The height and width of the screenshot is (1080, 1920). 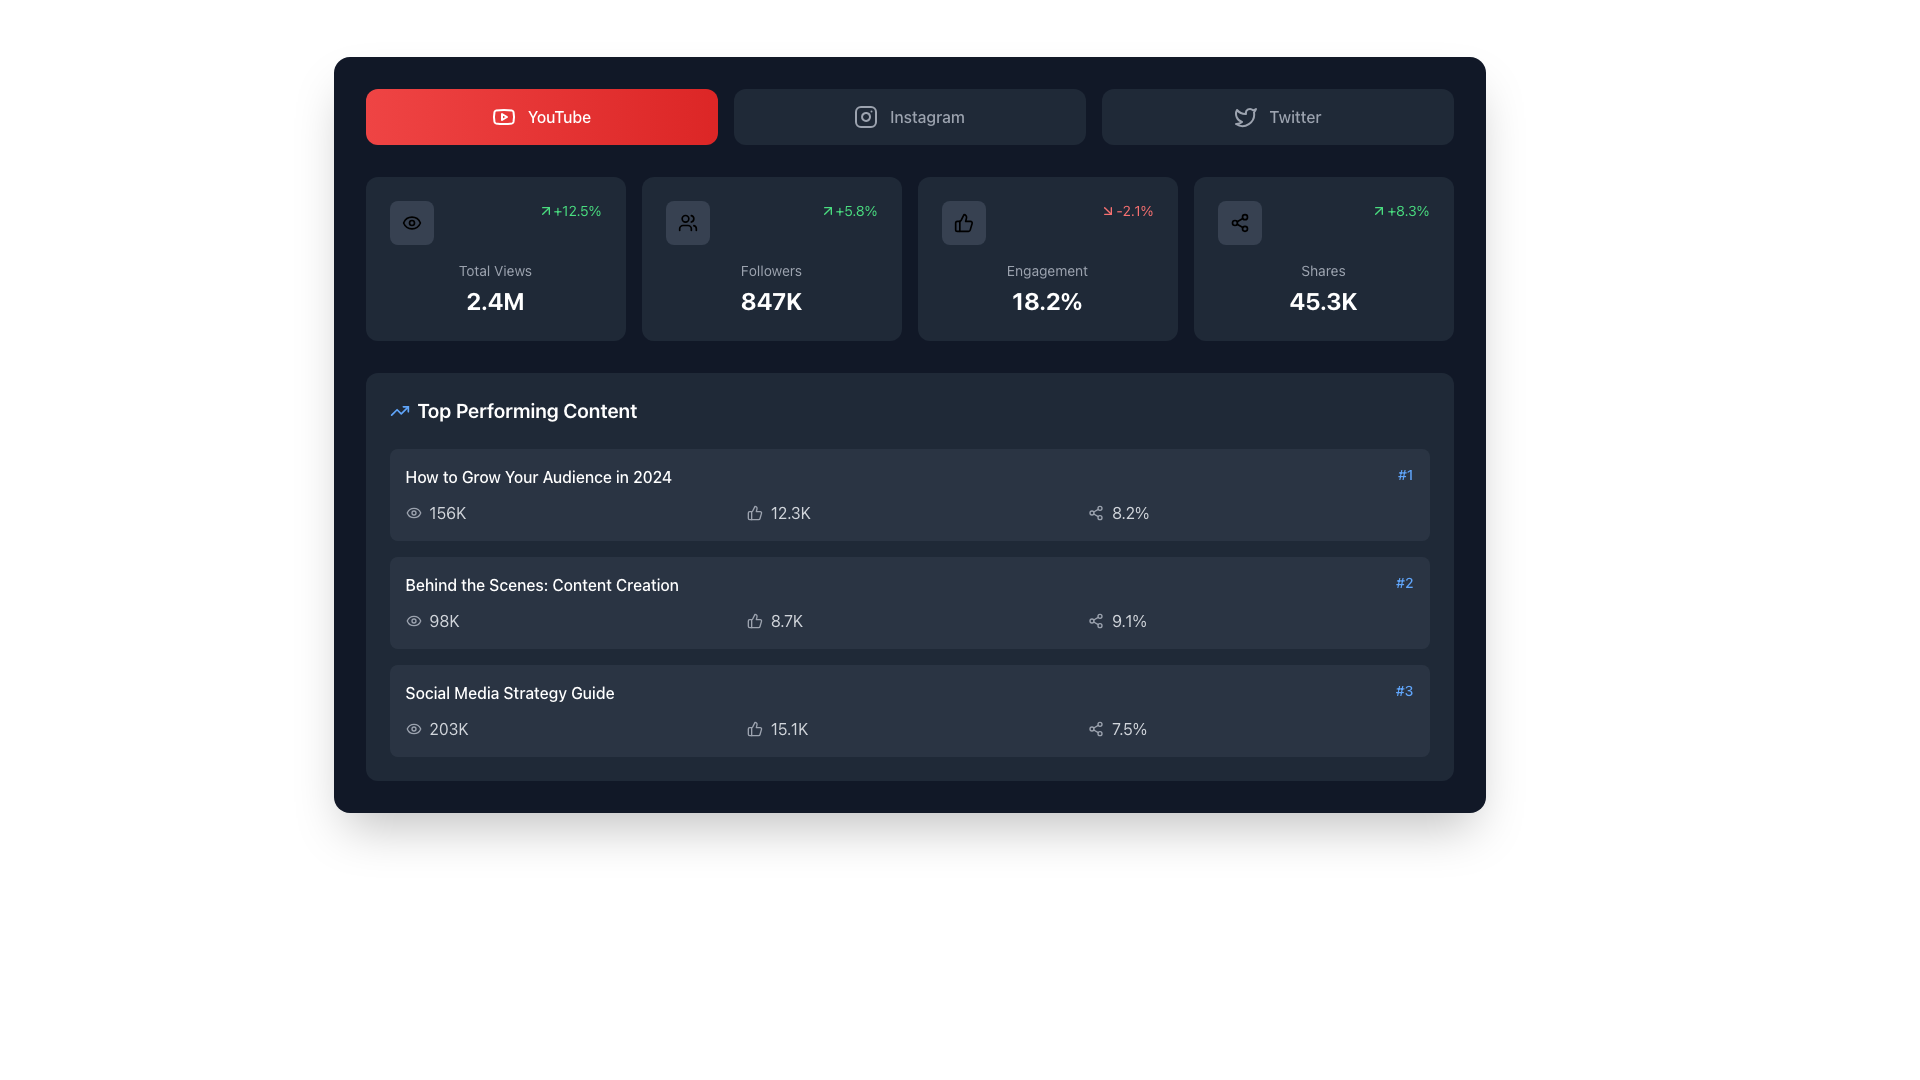 What do you see at coordinates (908, 116) in the screenshot?
I see `the Instagram button located in the top-center region of the interface, positioned between the YouTube button on the left and the Twitter button on the right, to observe the visual transition effect` at bounding box center [908, 116].